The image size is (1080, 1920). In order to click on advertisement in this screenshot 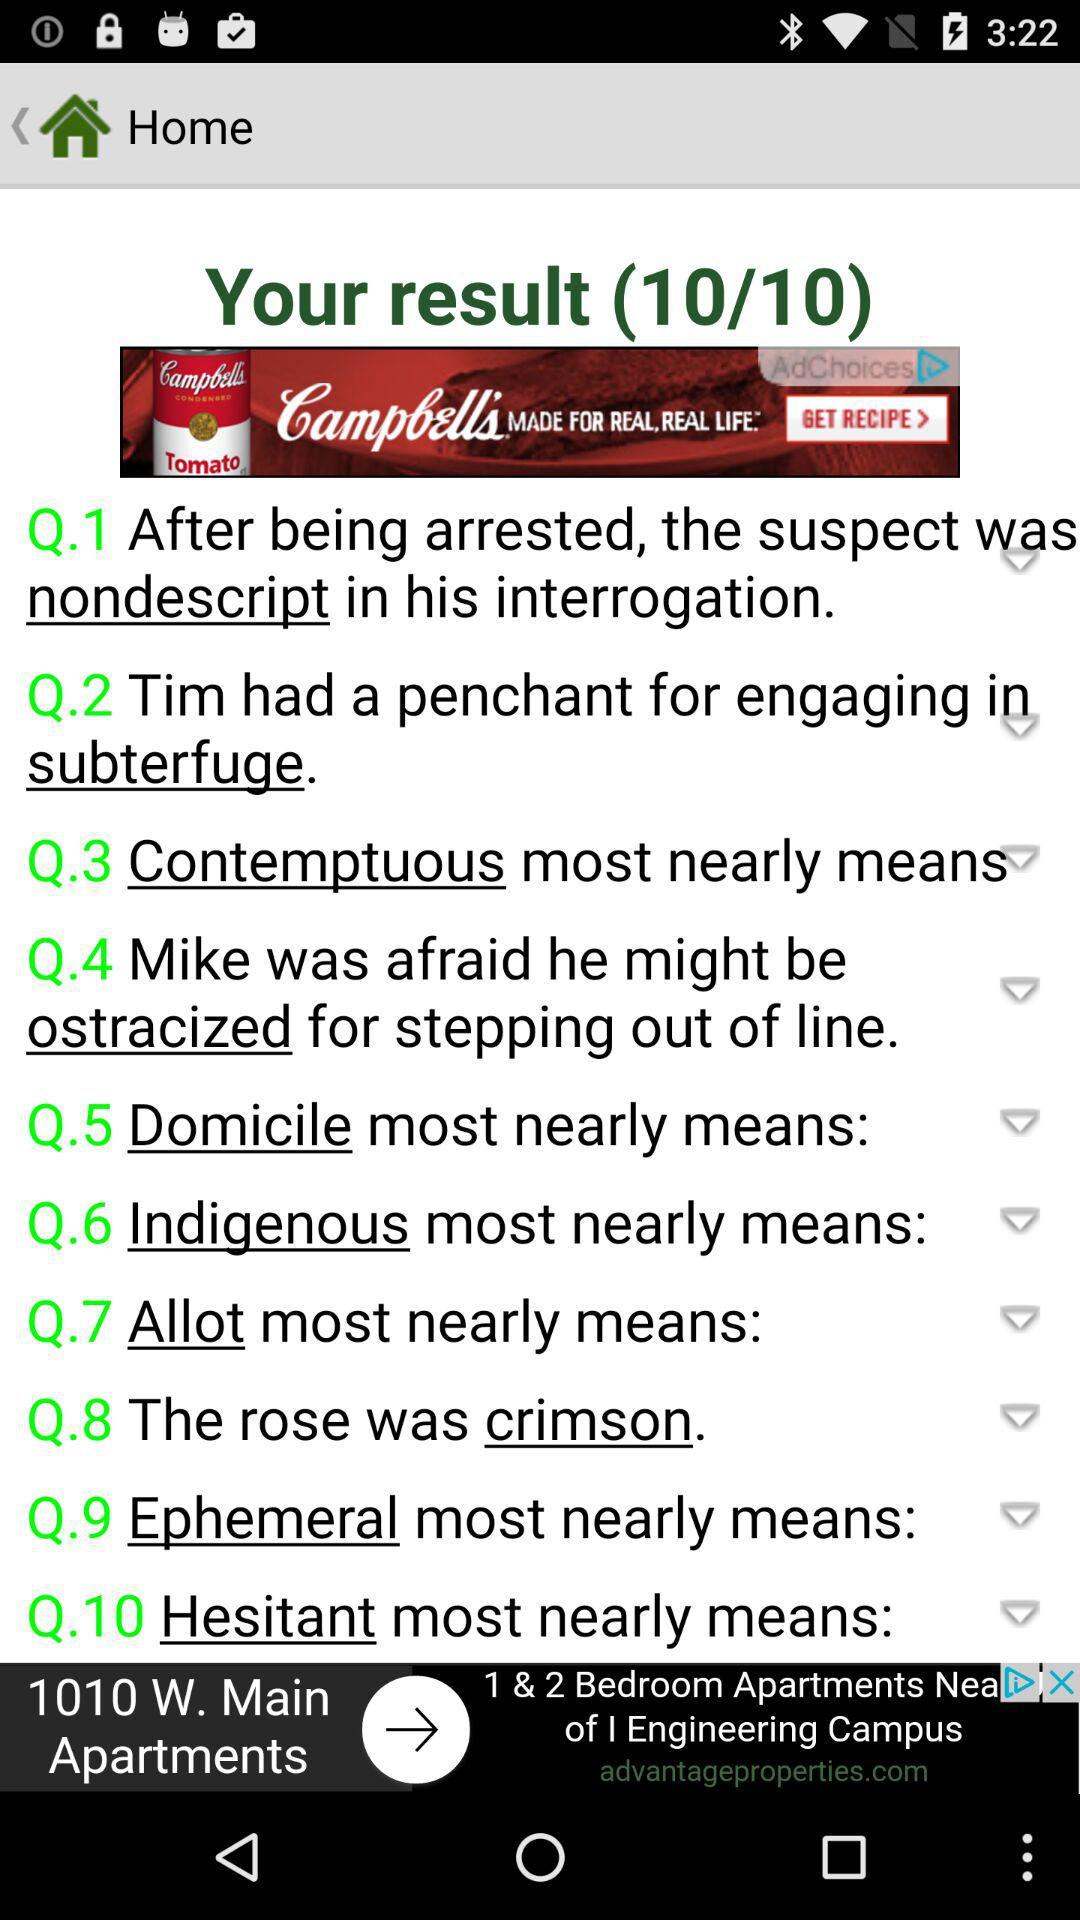, I will do `click(540, 411)`.